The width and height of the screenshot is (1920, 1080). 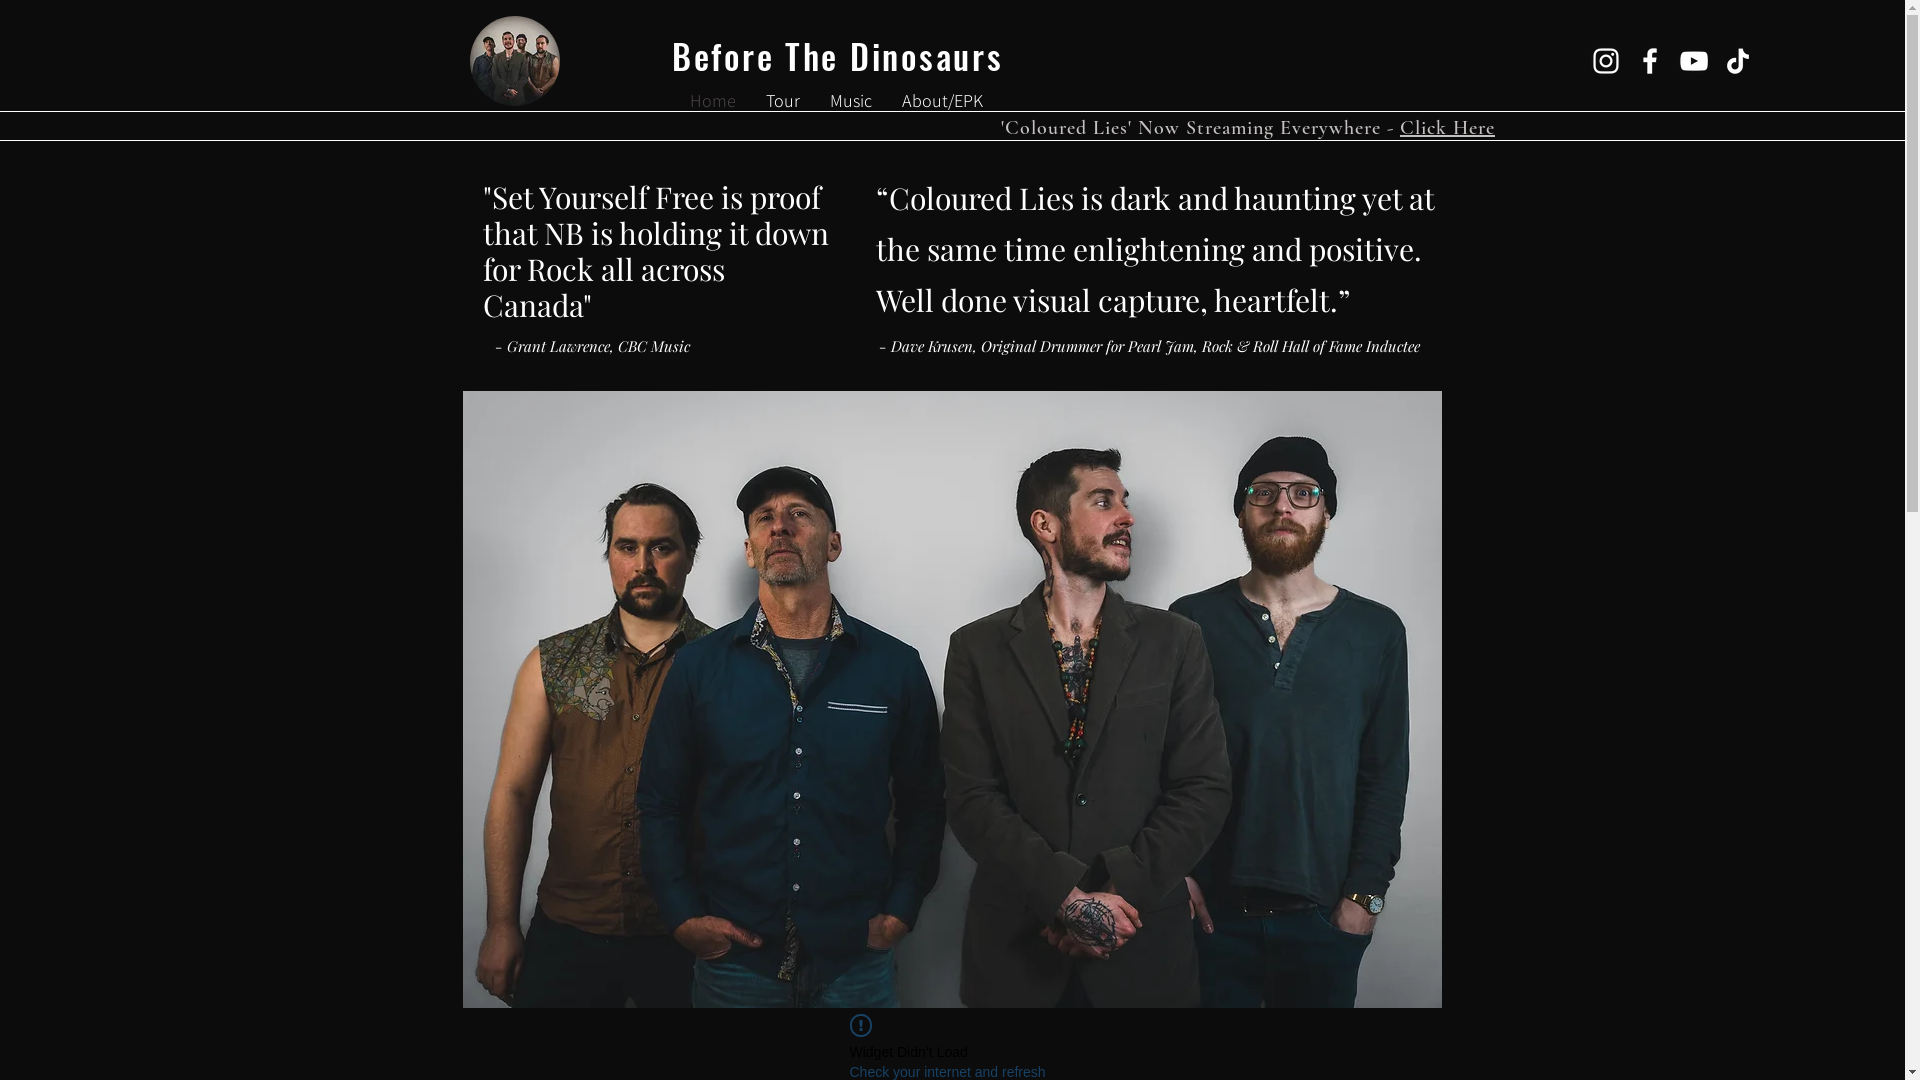 What do you see at coordinates (713, 100) in the screenshot?
I see `'Home'` at bounding box center [713, 100].